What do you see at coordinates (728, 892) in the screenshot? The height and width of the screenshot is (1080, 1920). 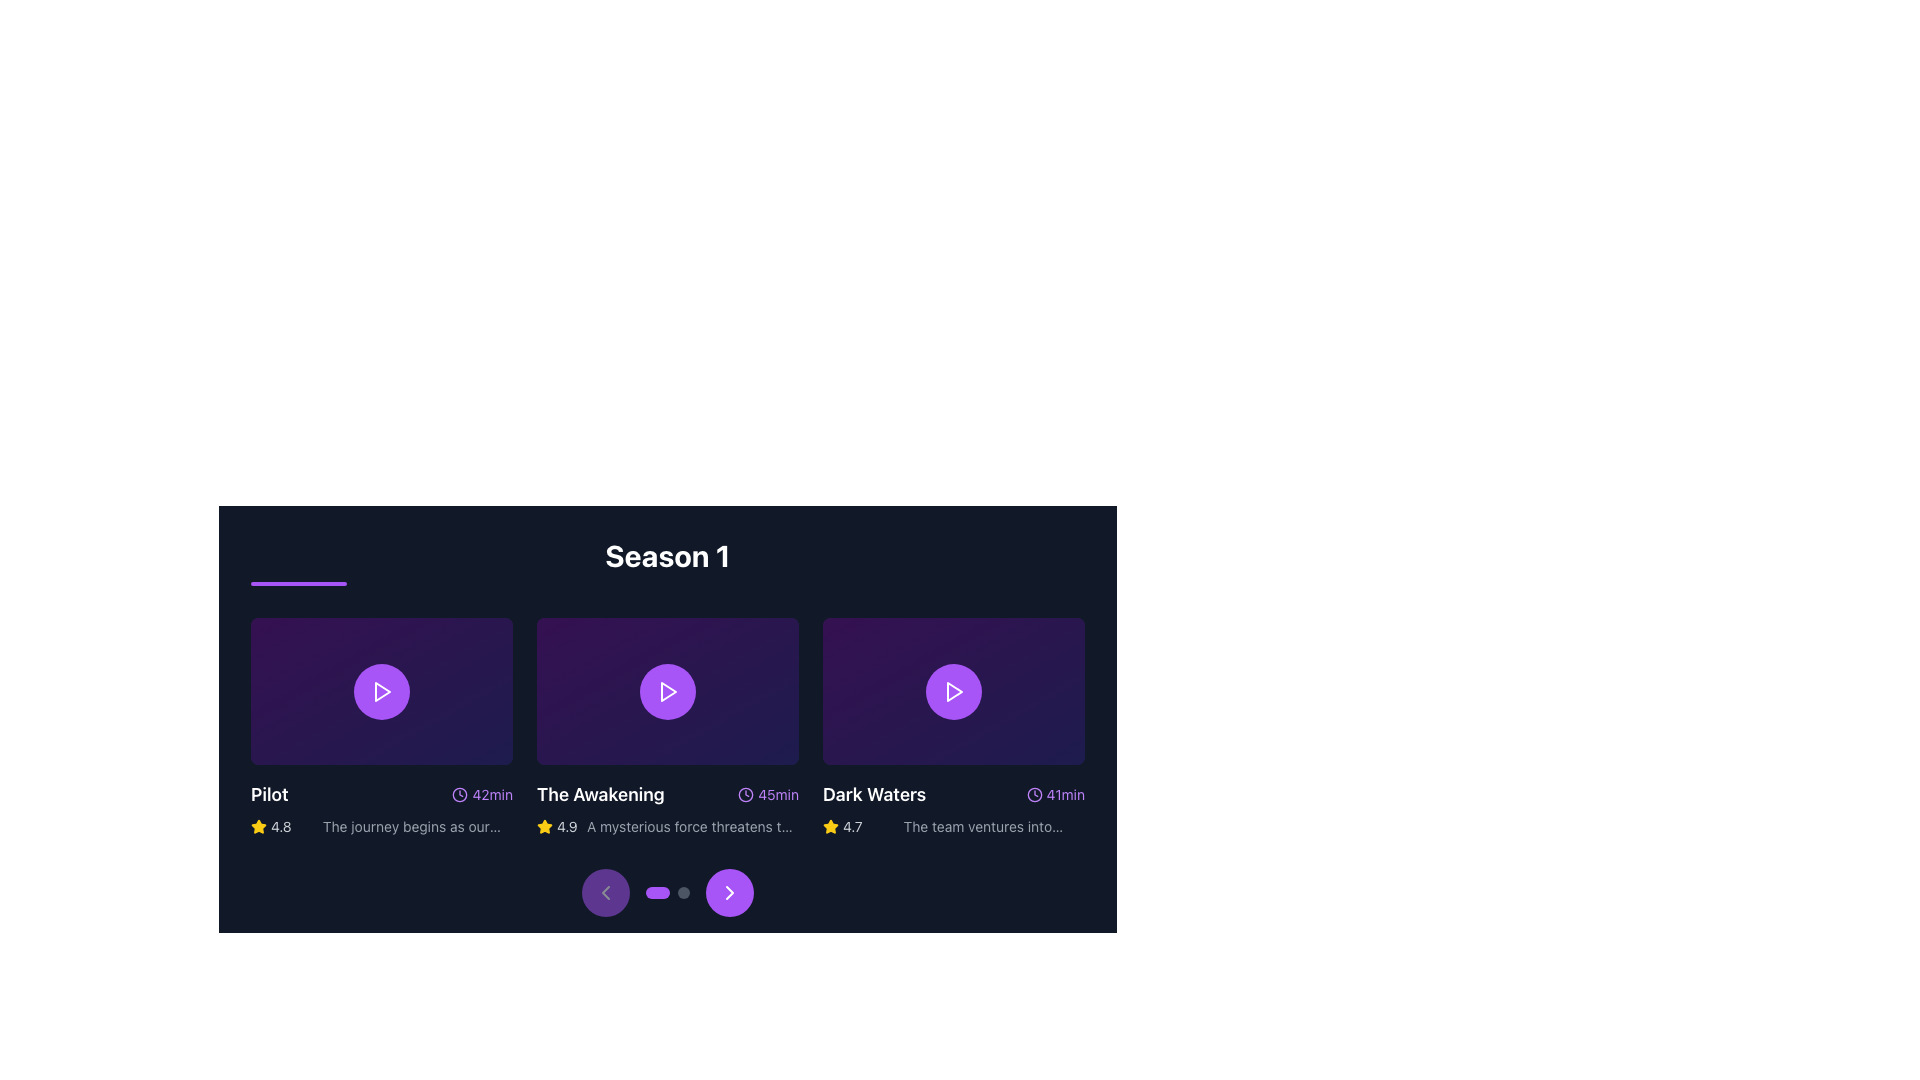 I see `the button located at the bottom-right of the navigation control area under a list of video thumbnails` at bounding box center [728, 892].